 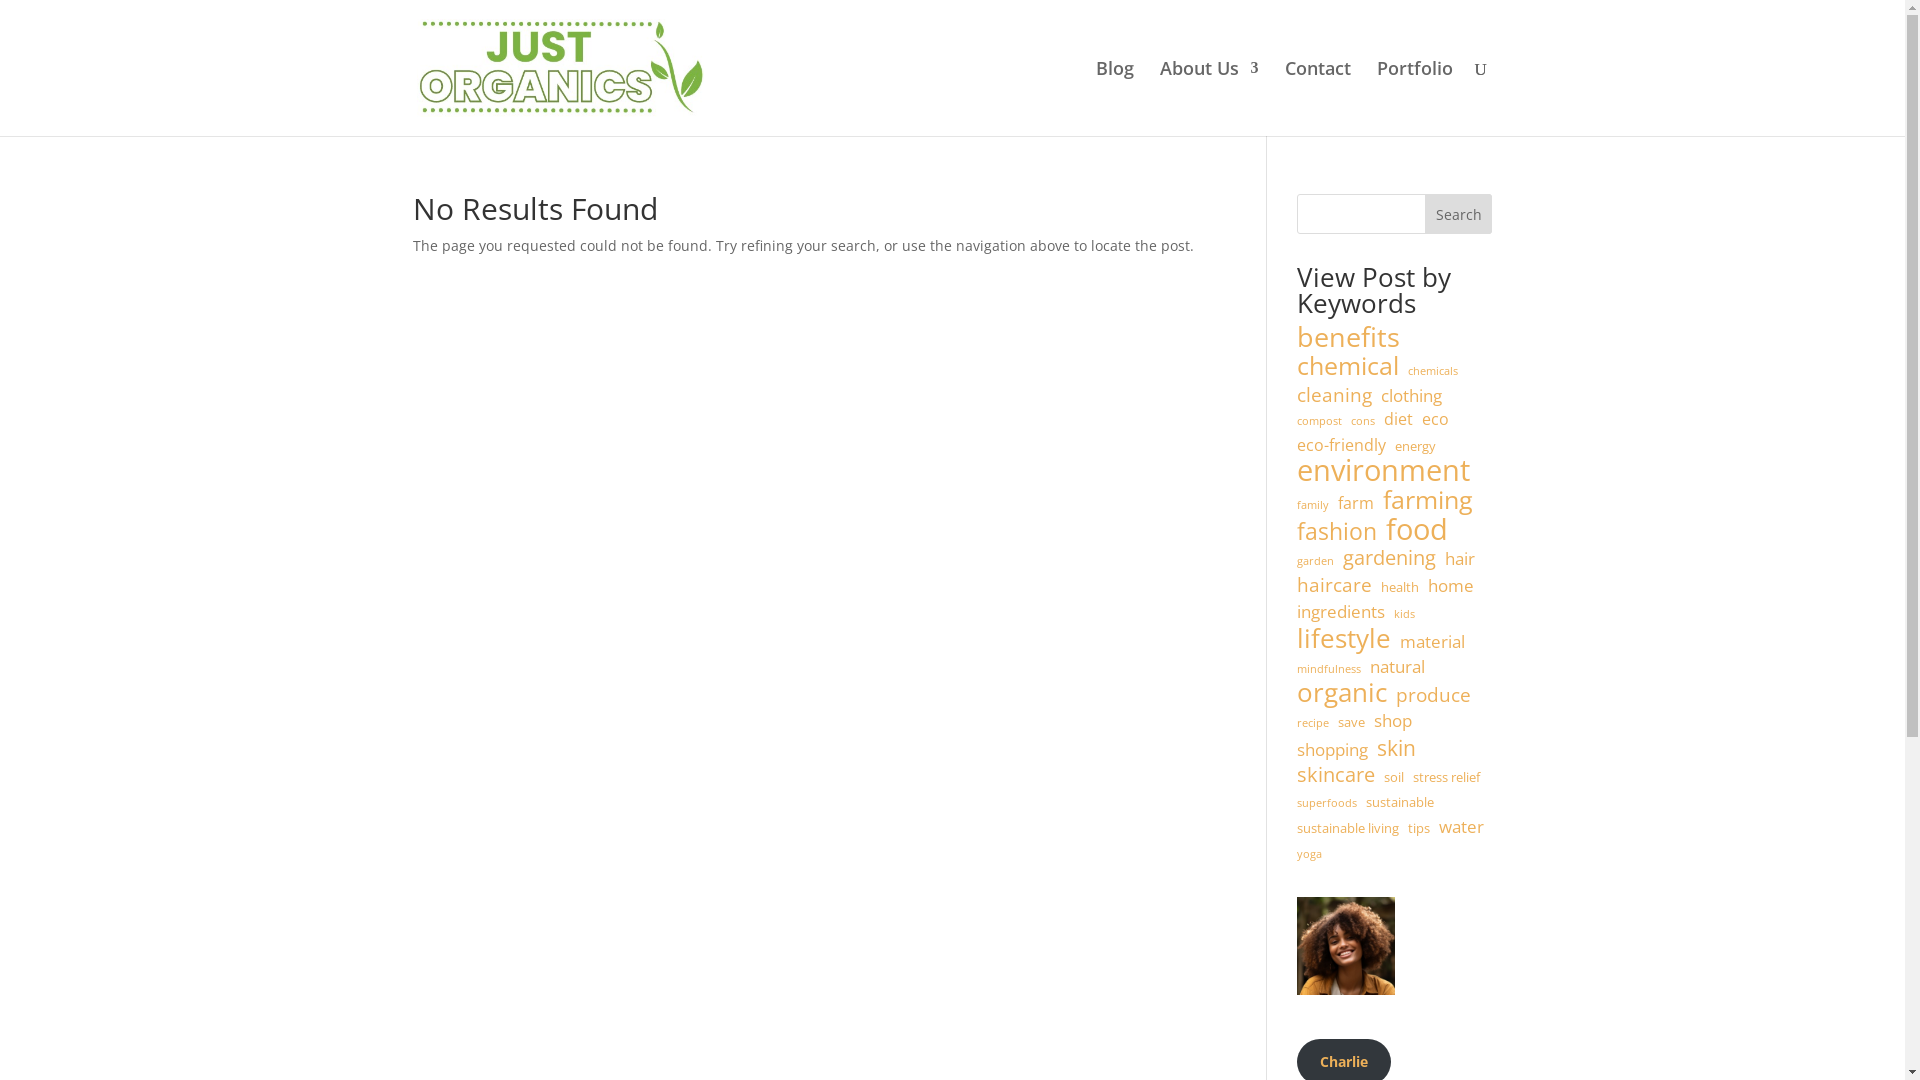 What do you see at coordinates (1351, 722) in the screenshot?
I see `'save'` at bounding box center [1351, 722].